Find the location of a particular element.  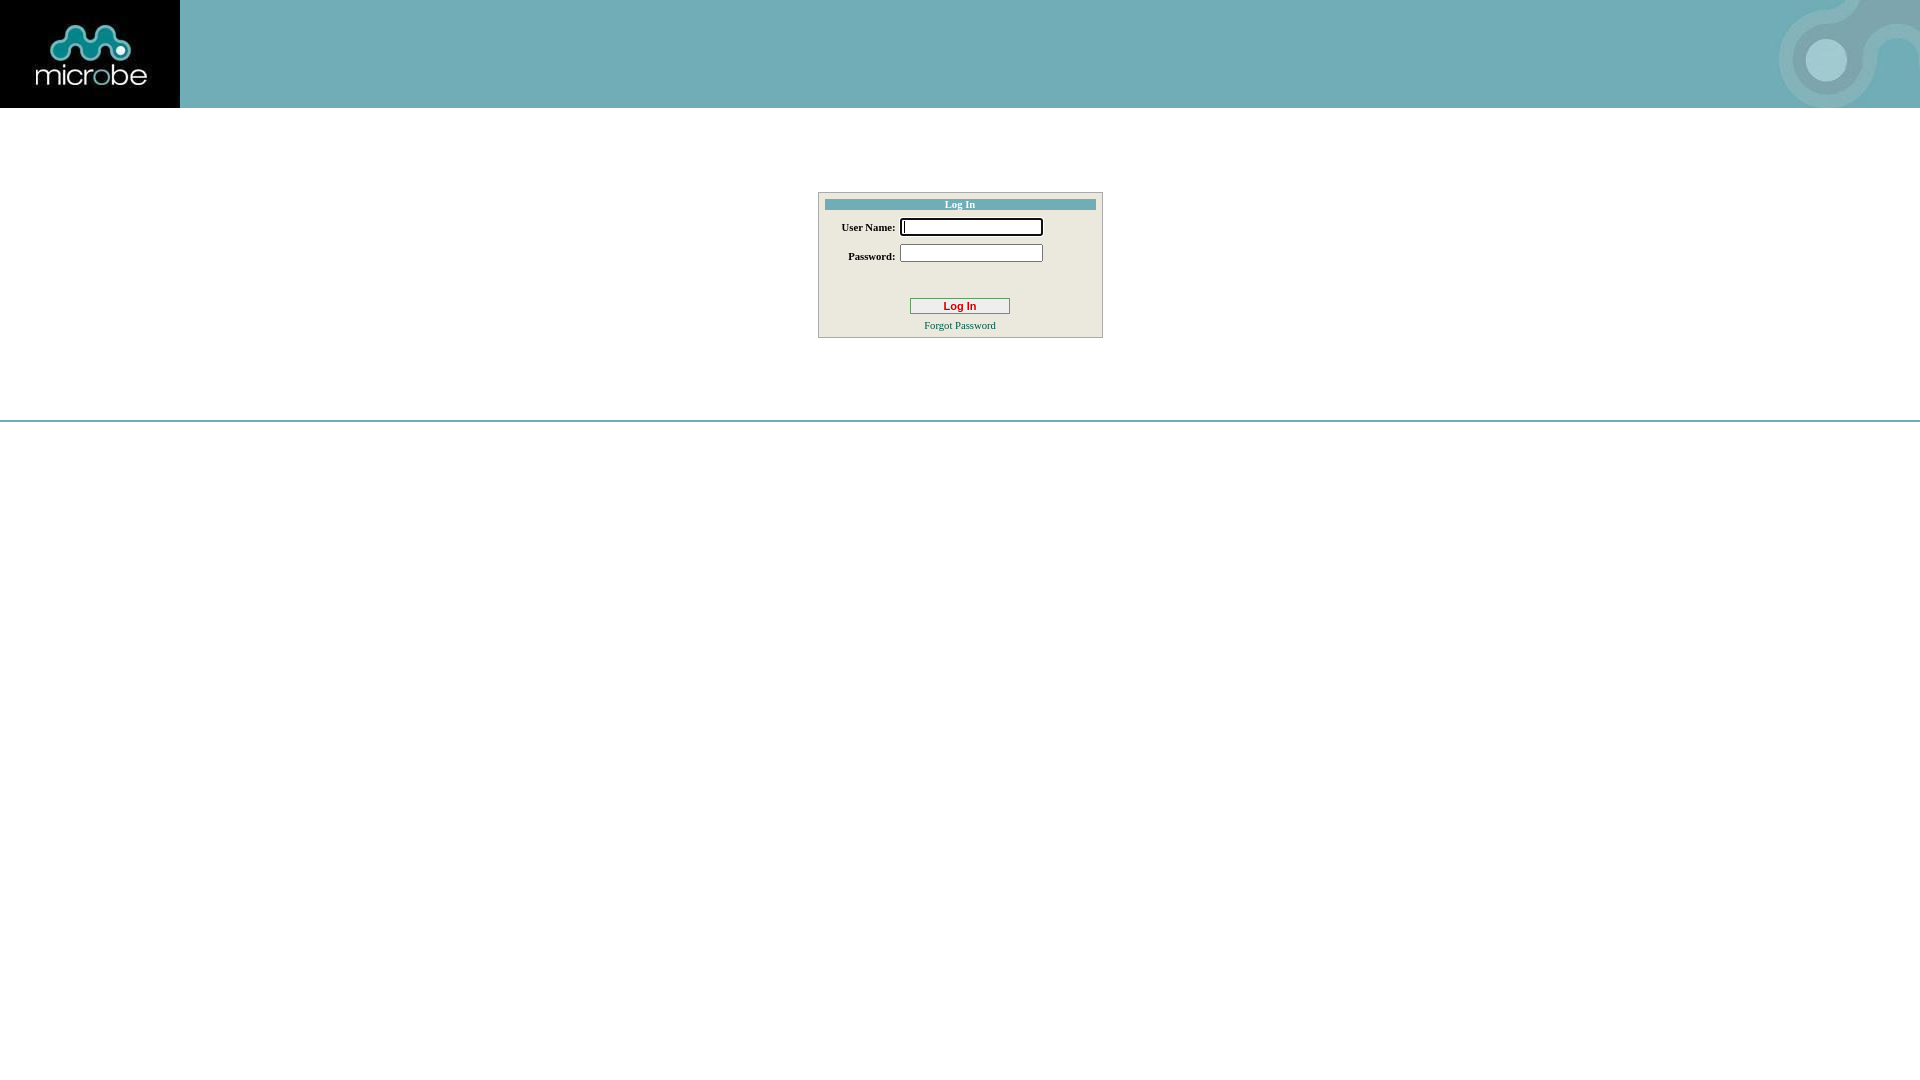

'Log In' is located at coordinates (960, 305).